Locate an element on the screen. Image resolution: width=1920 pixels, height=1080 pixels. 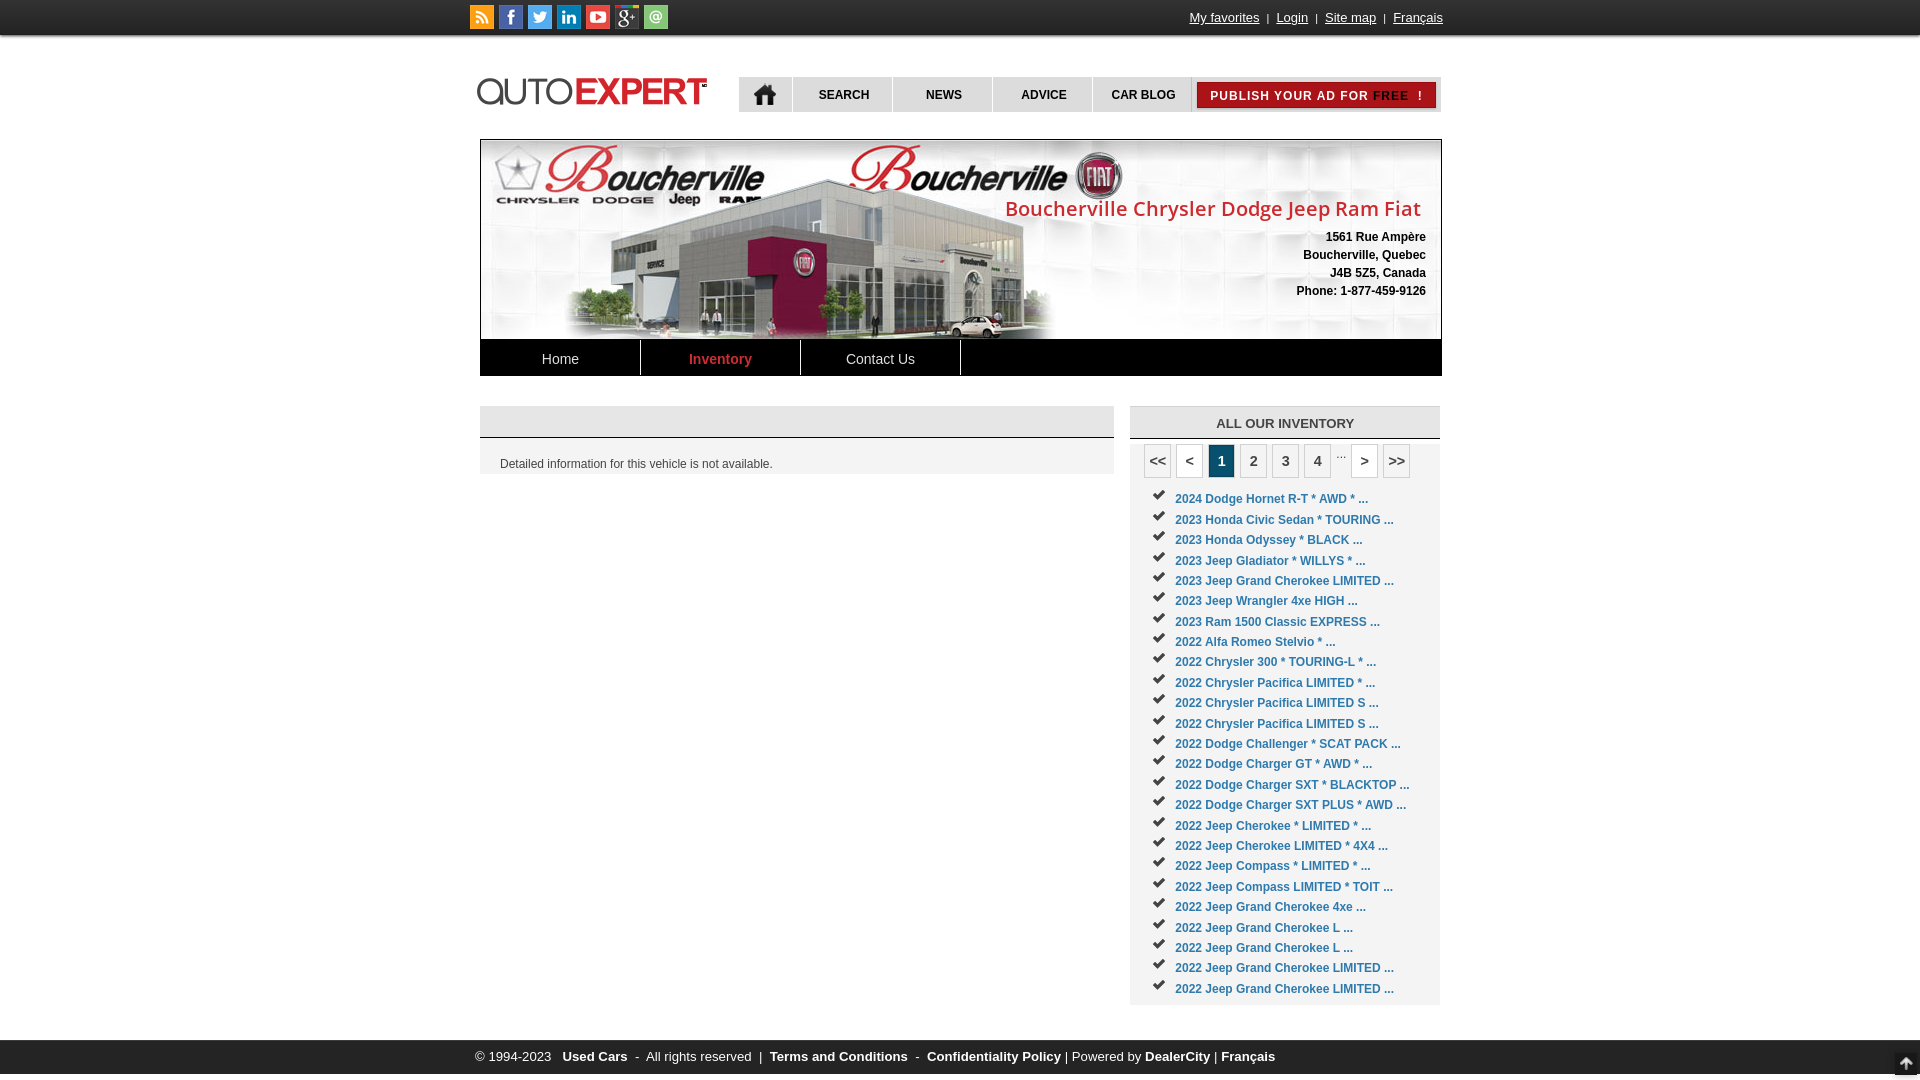
'ADVICE' is located at coordinates (1040, 94).